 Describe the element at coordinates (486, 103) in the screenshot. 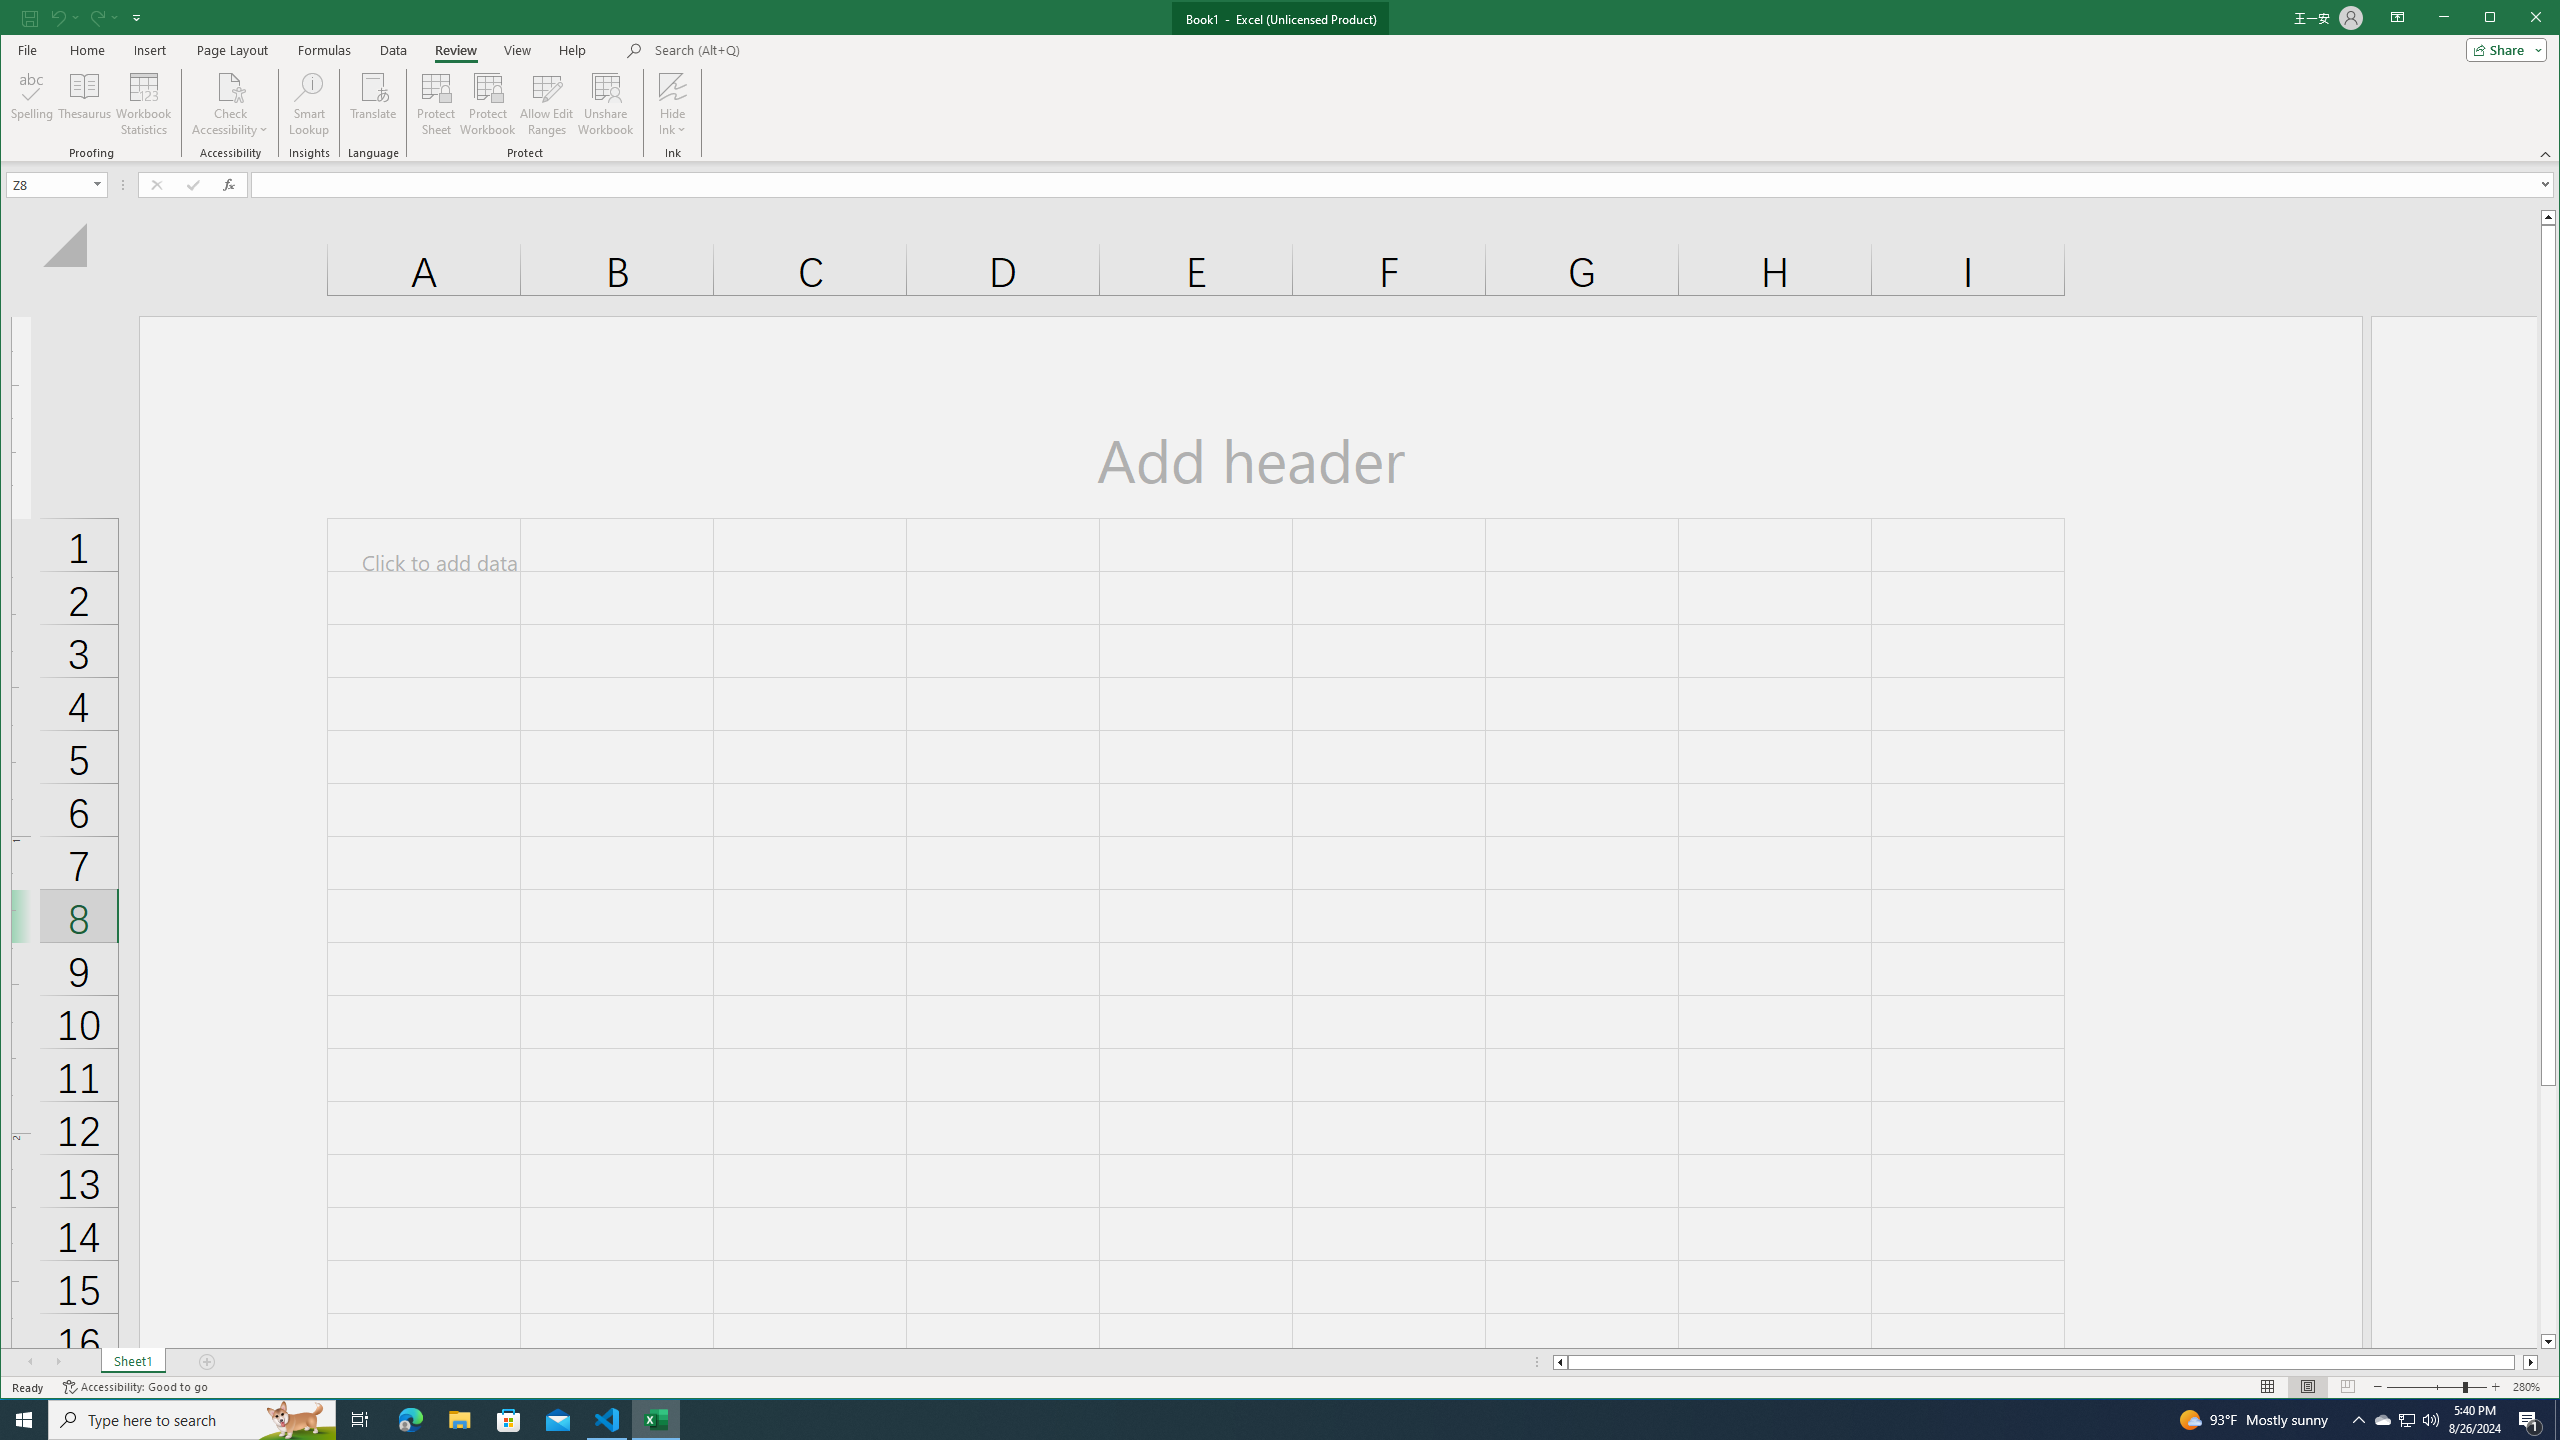

I see `'Protect Workbook...'` at that location.